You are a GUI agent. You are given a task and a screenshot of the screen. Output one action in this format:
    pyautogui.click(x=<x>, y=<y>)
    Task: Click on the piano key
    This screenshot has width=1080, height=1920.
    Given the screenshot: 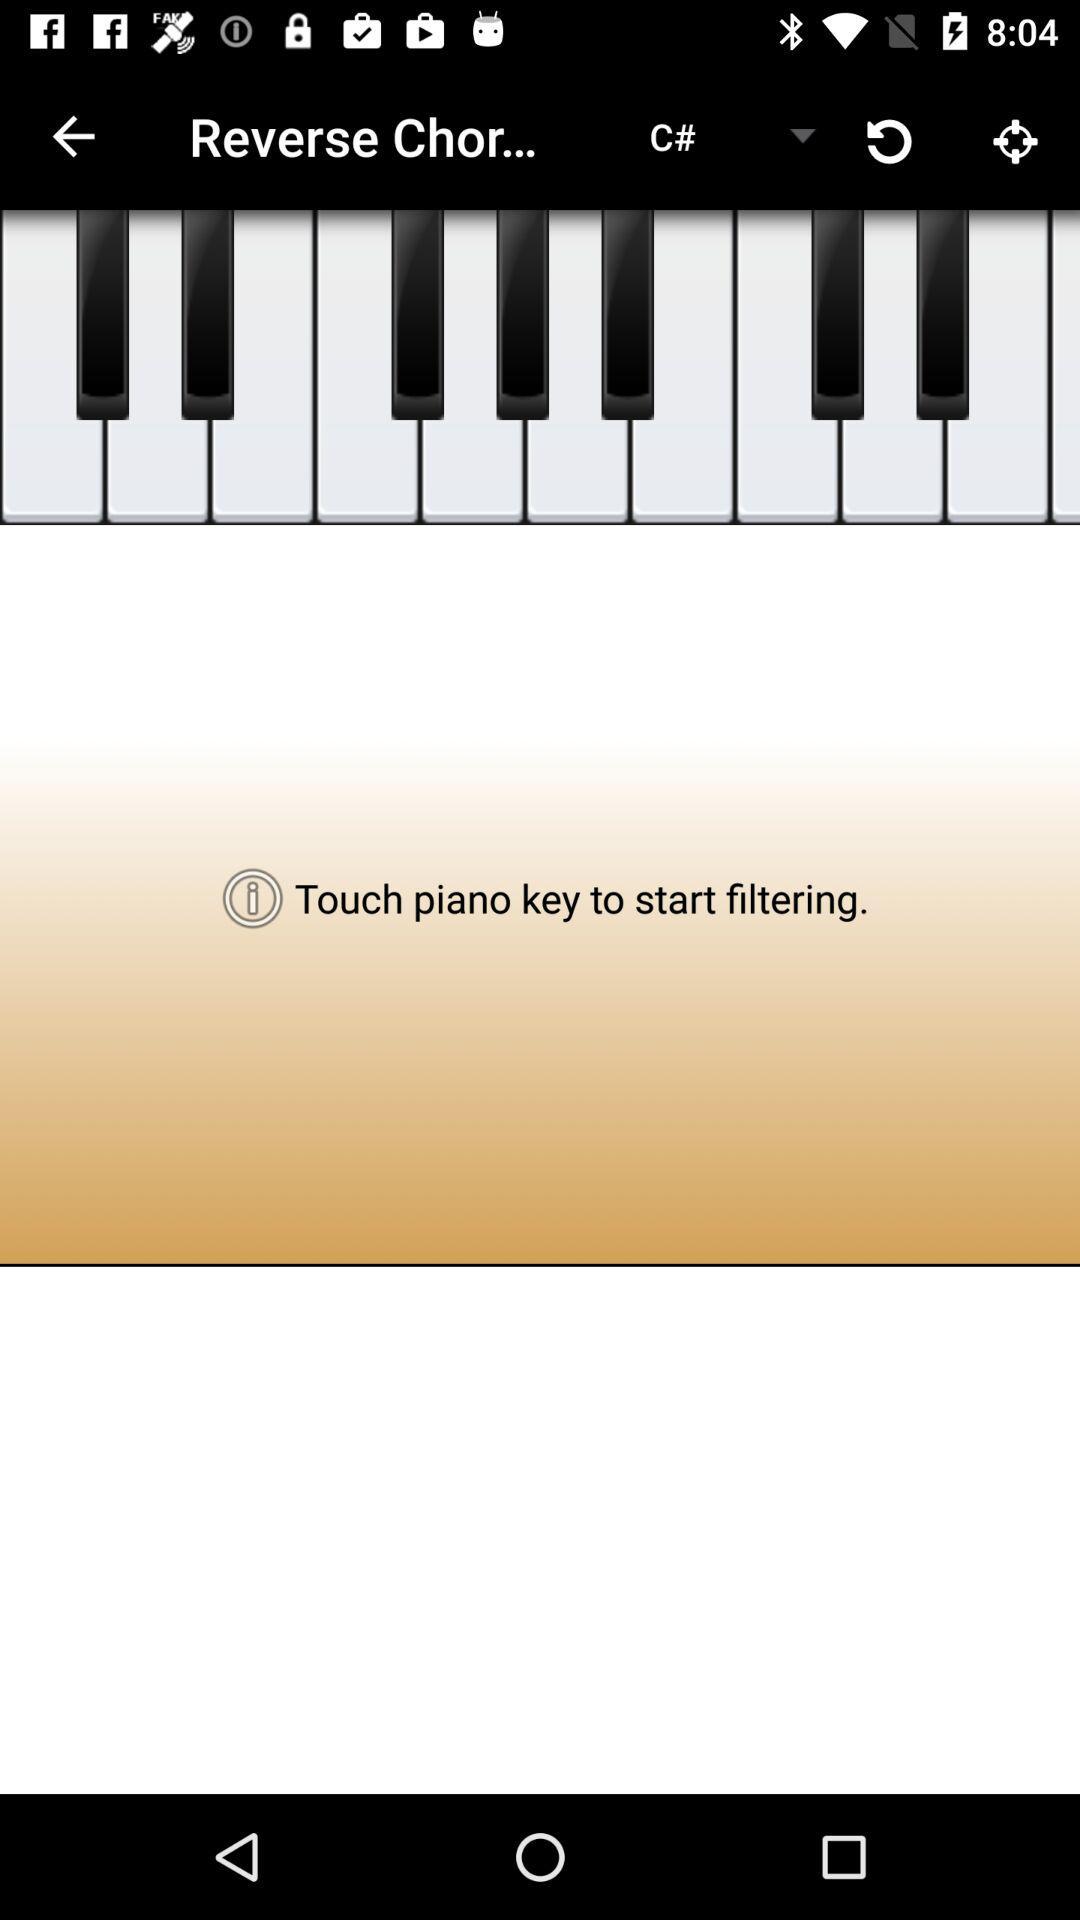 What is the action you would take?
    pyautogui.click(x=997, y=367)
    